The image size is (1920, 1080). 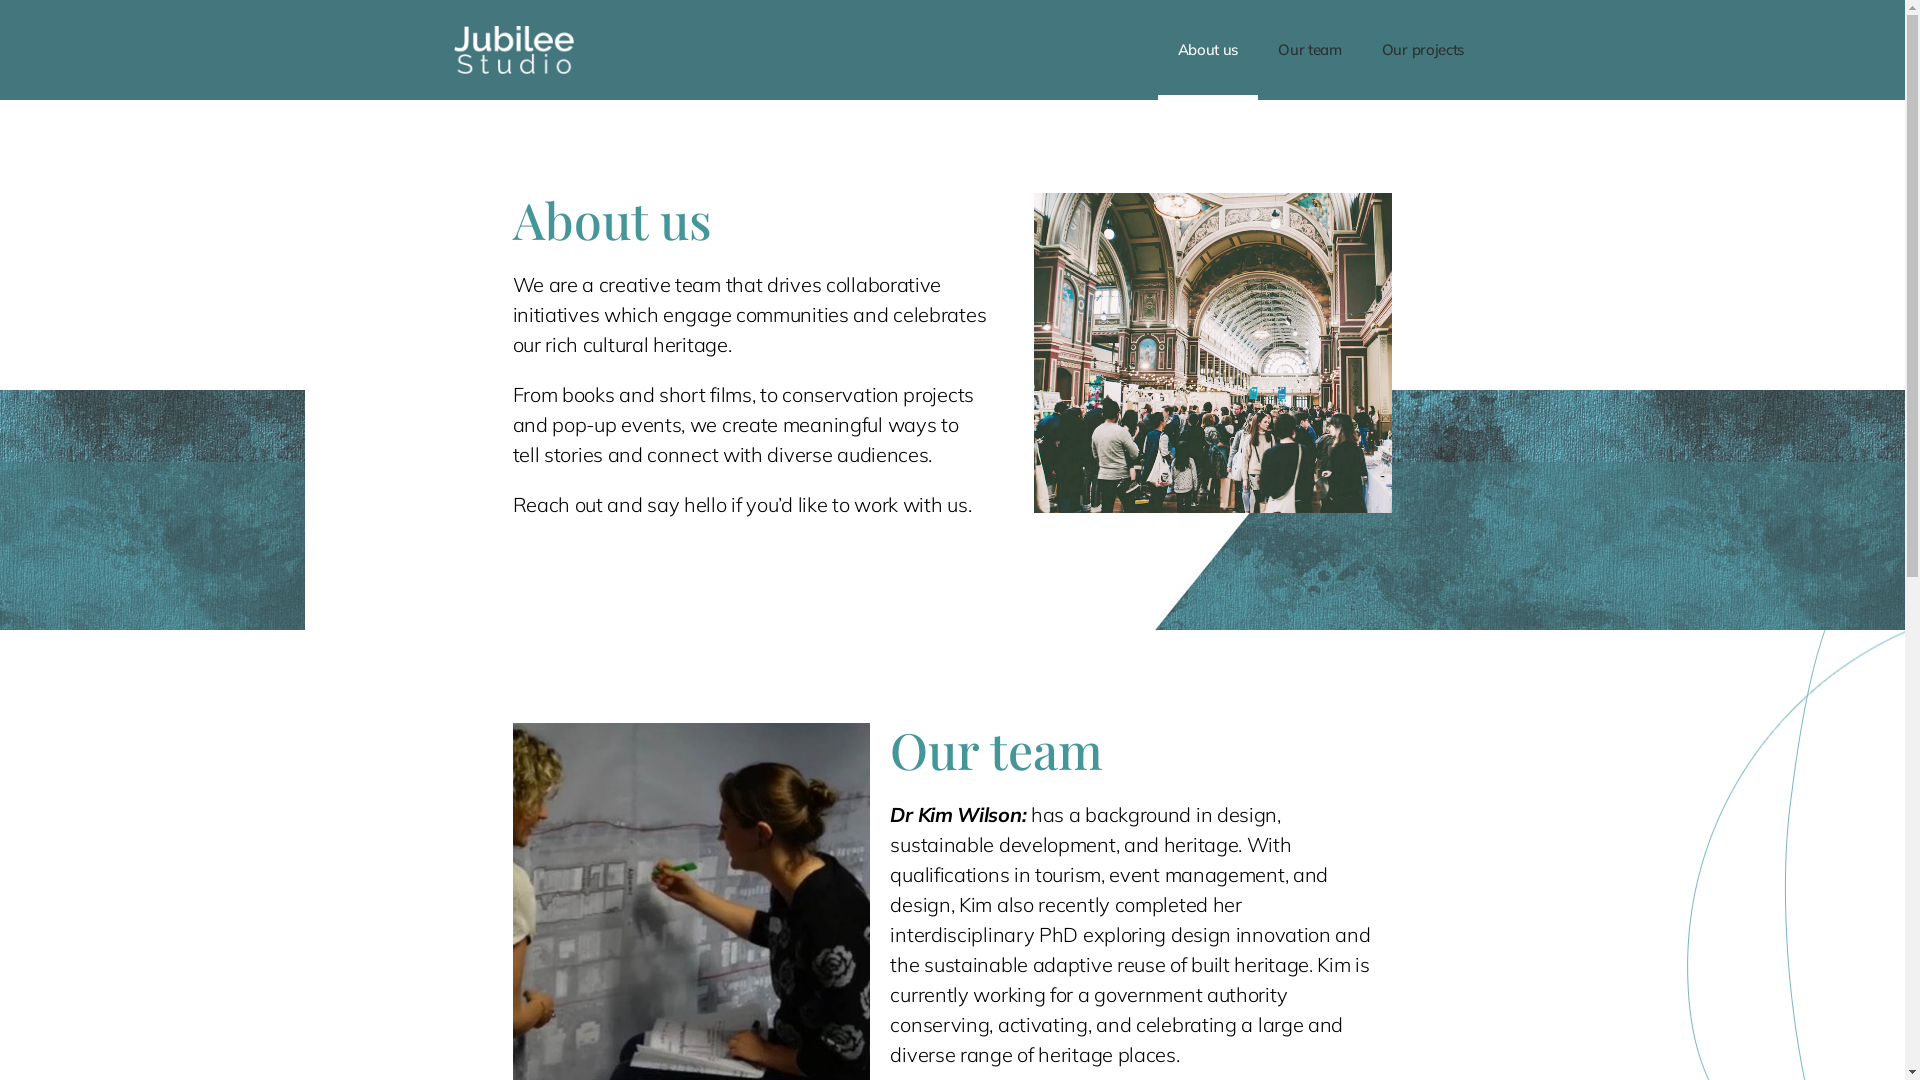 What do you see at coordinates (1361, 49) in the screenshot?
I see `'Our projects'` at bounding box center [1361, 49].